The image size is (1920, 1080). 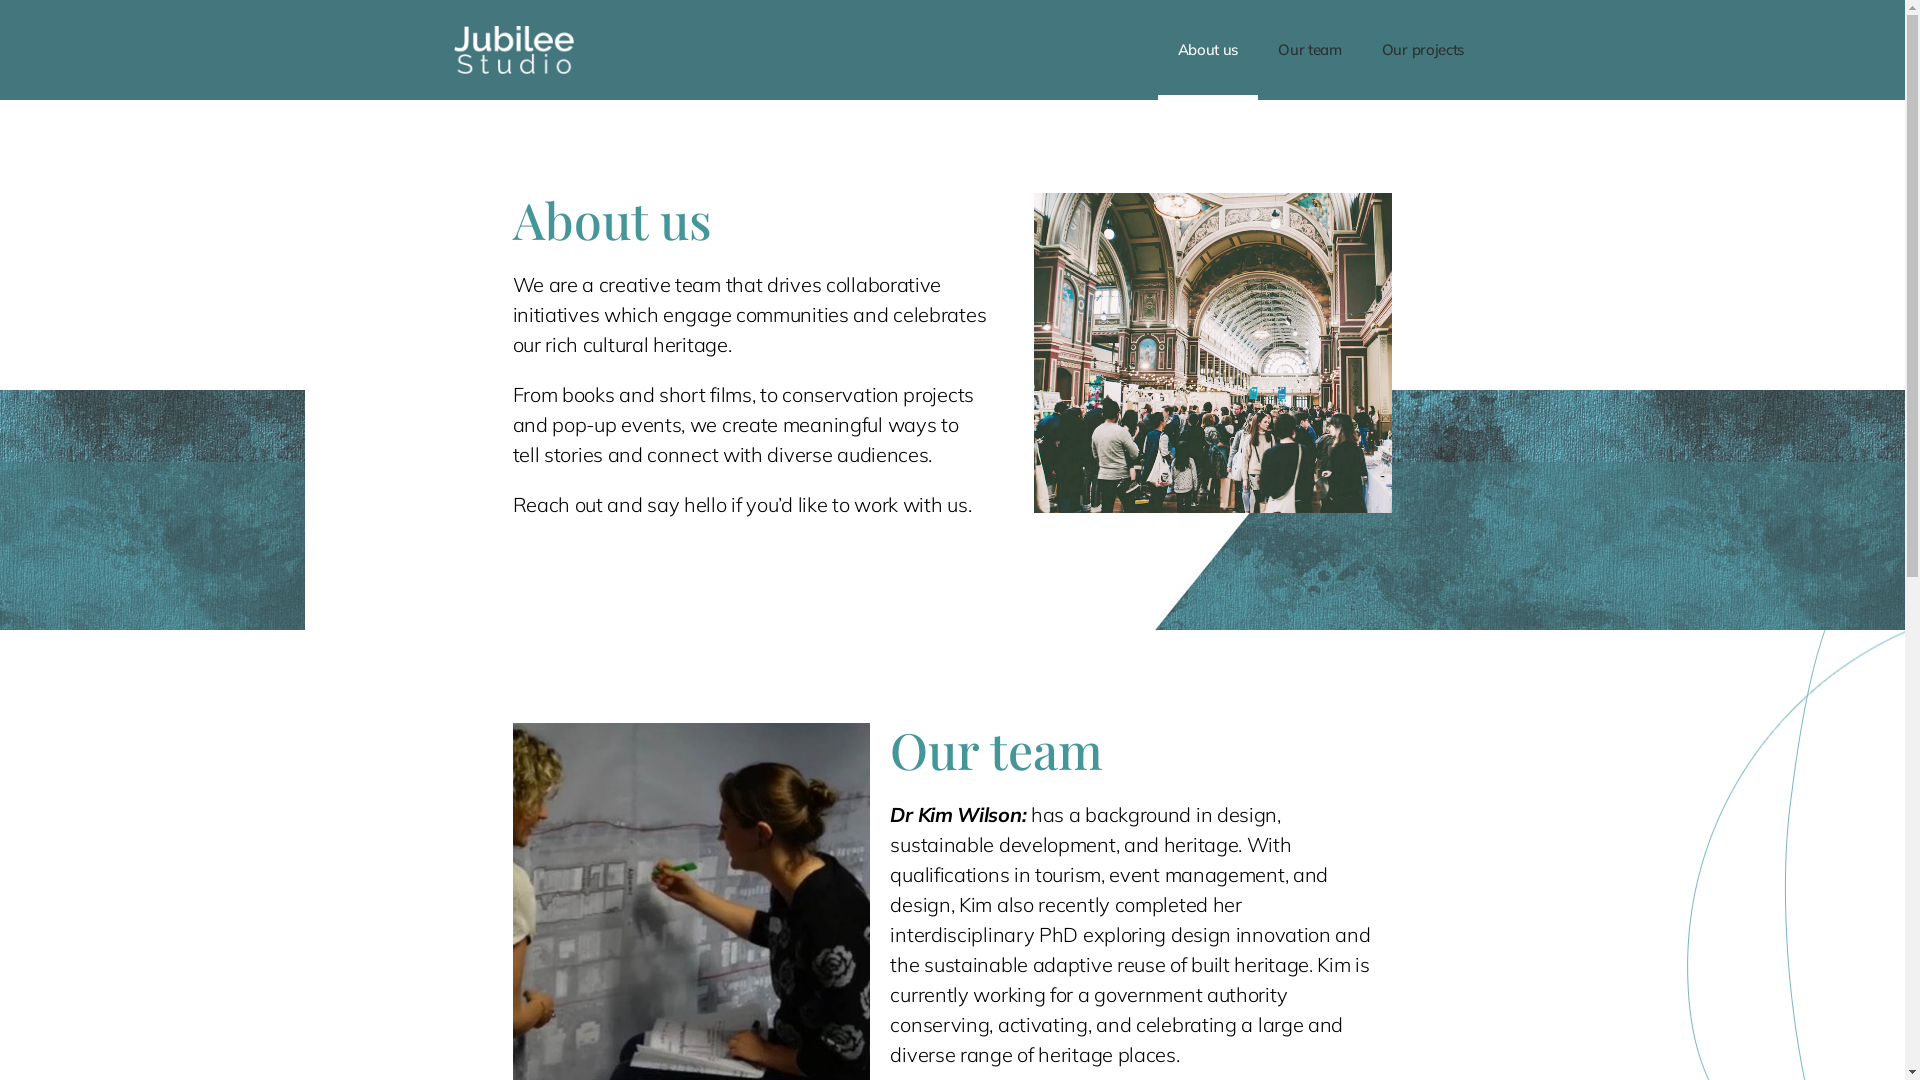 What do you see at coordinates (1361, 49) in the screenshot?
I see `'Our projects'` at bounding box center [1361, 49].